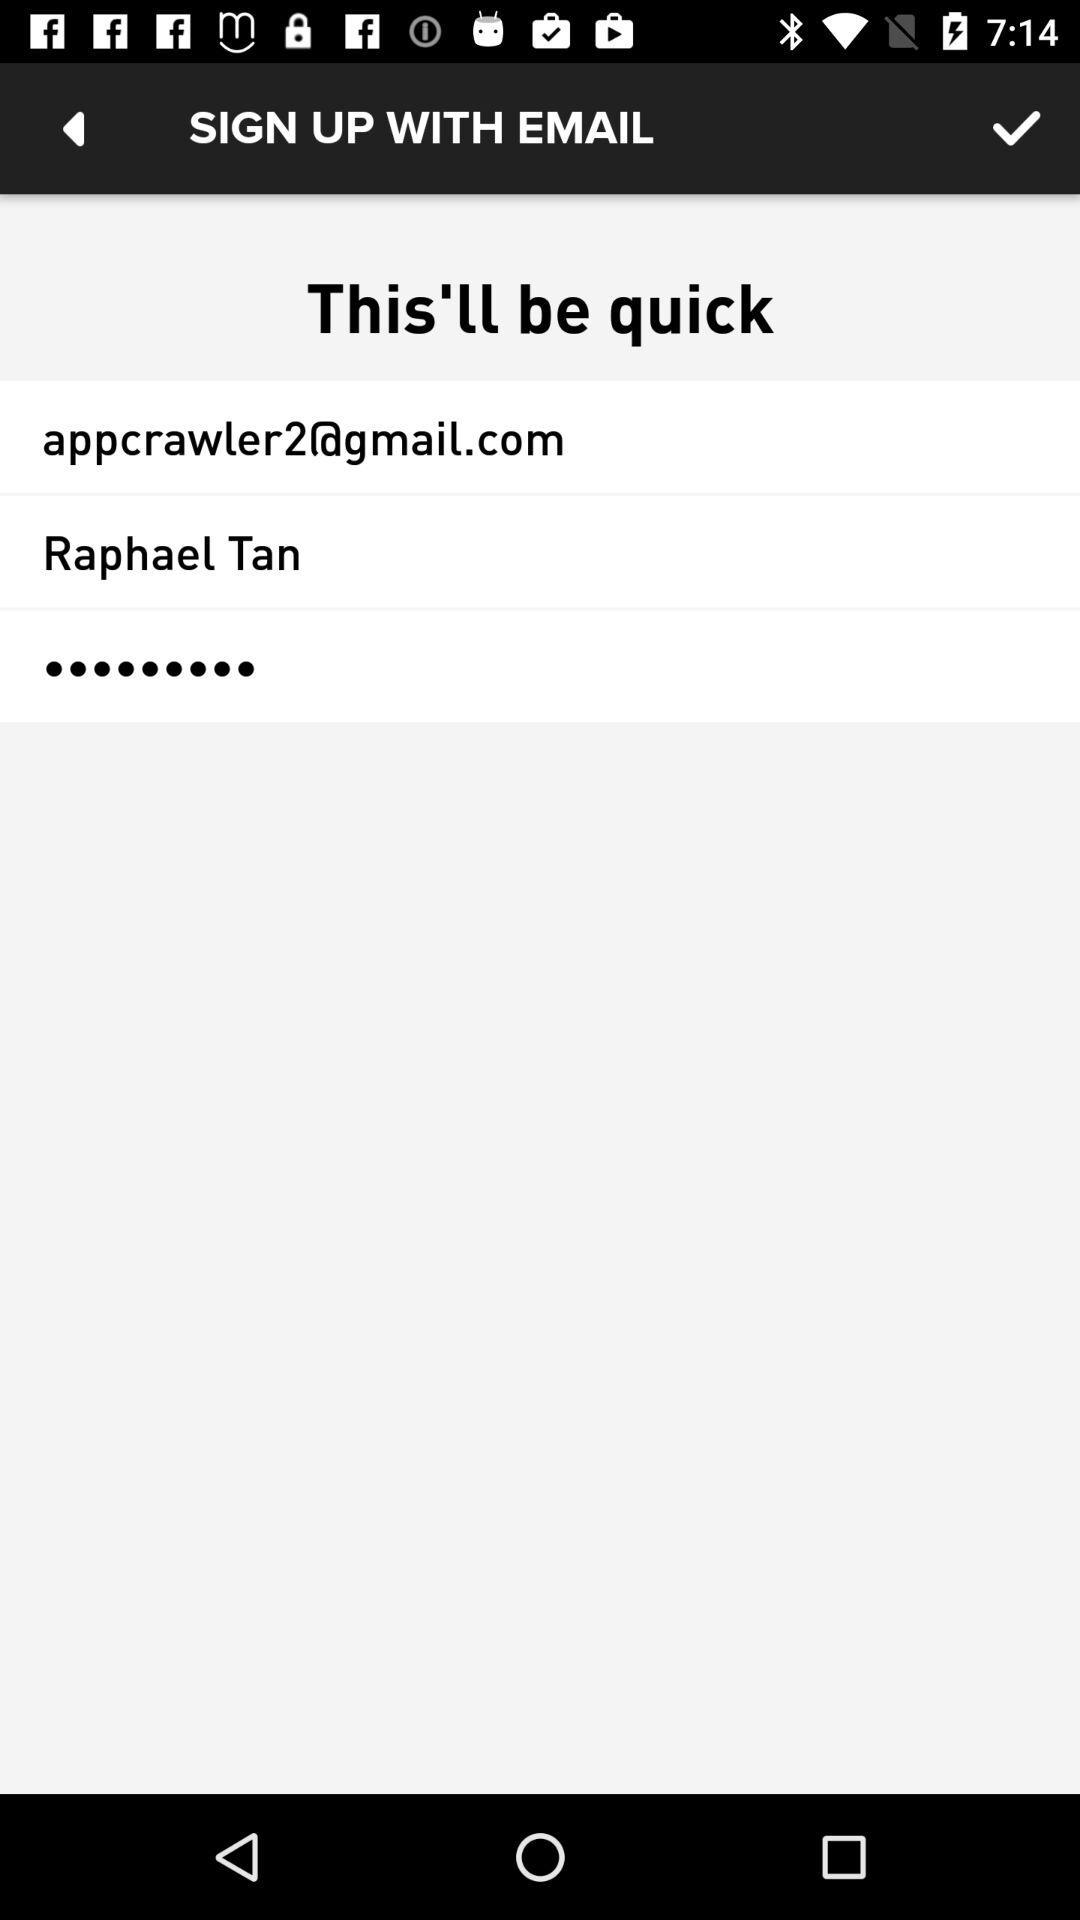  Describe the element at coordinates (540, 551) in the screenshot. I see `the raphael tan item` at that location.